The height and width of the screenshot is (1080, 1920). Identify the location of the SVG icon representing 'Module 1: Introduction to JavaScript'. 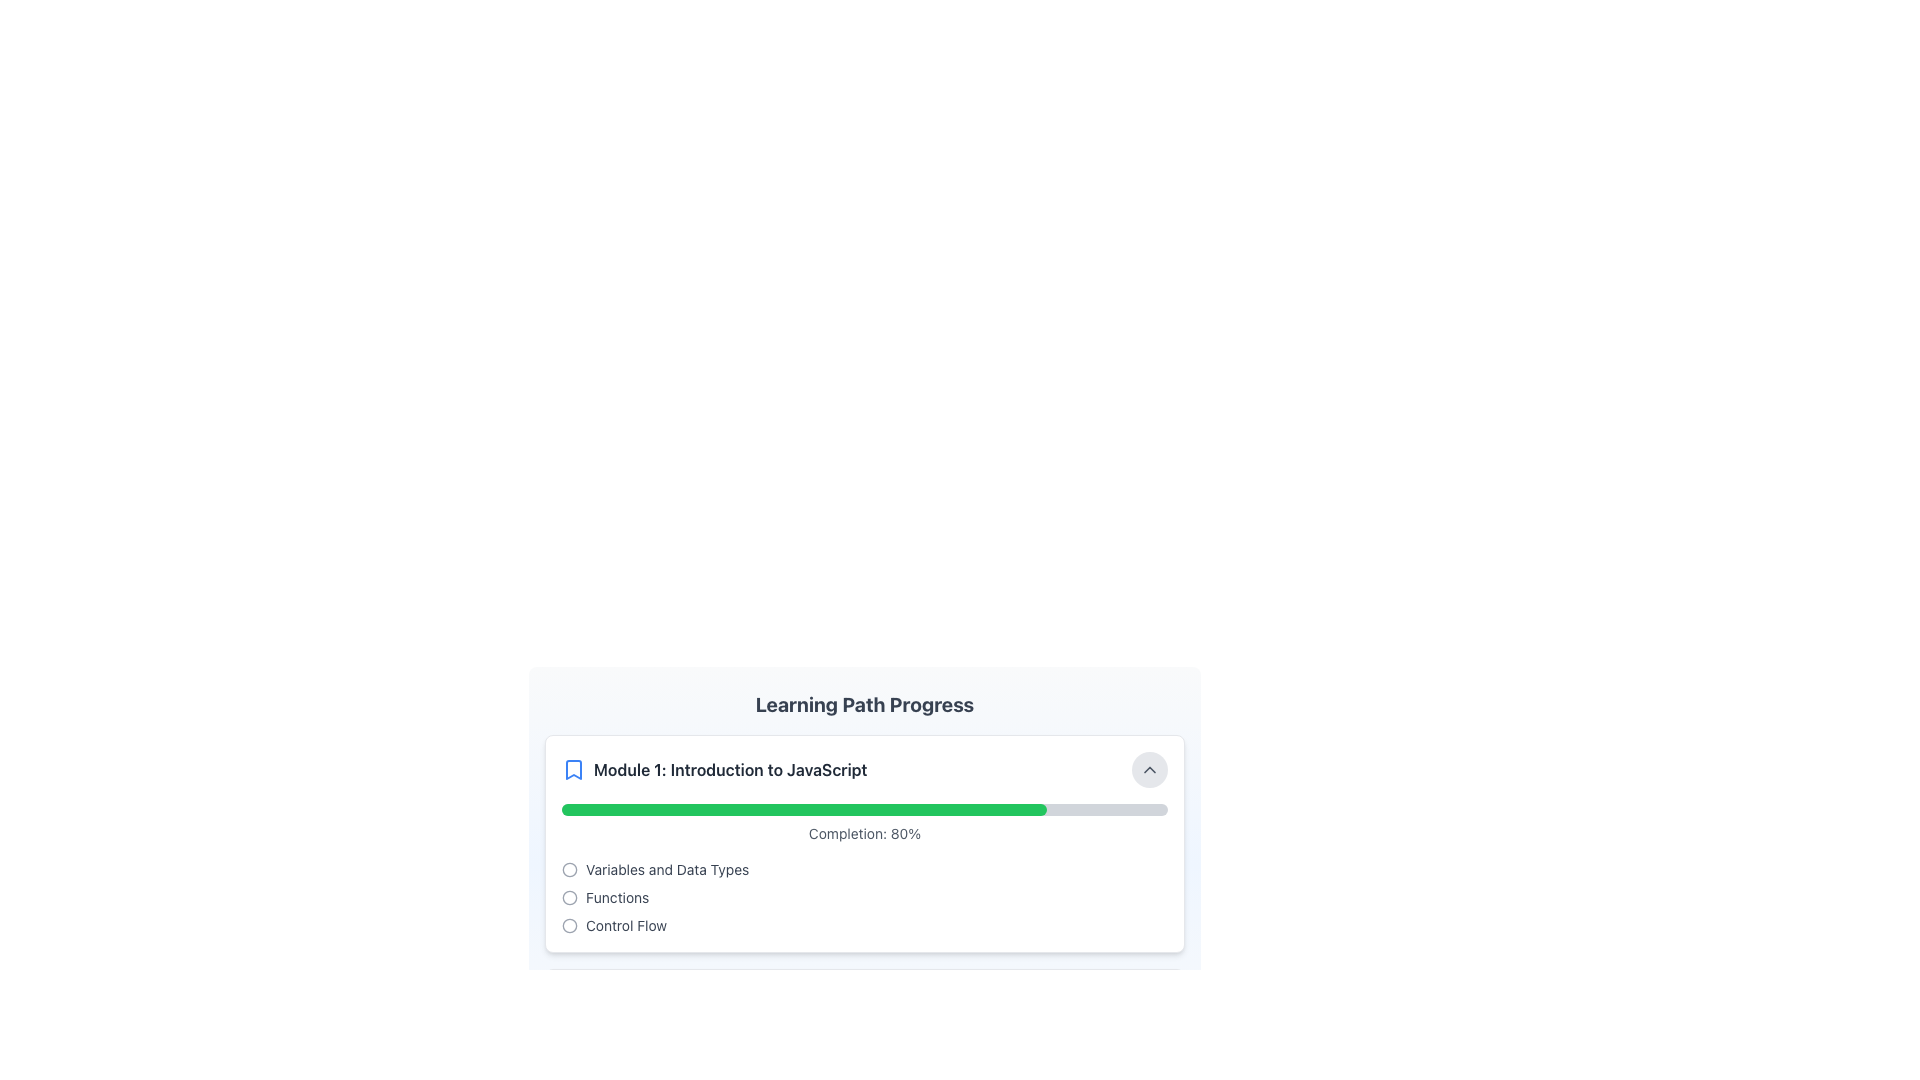
(573, 769).